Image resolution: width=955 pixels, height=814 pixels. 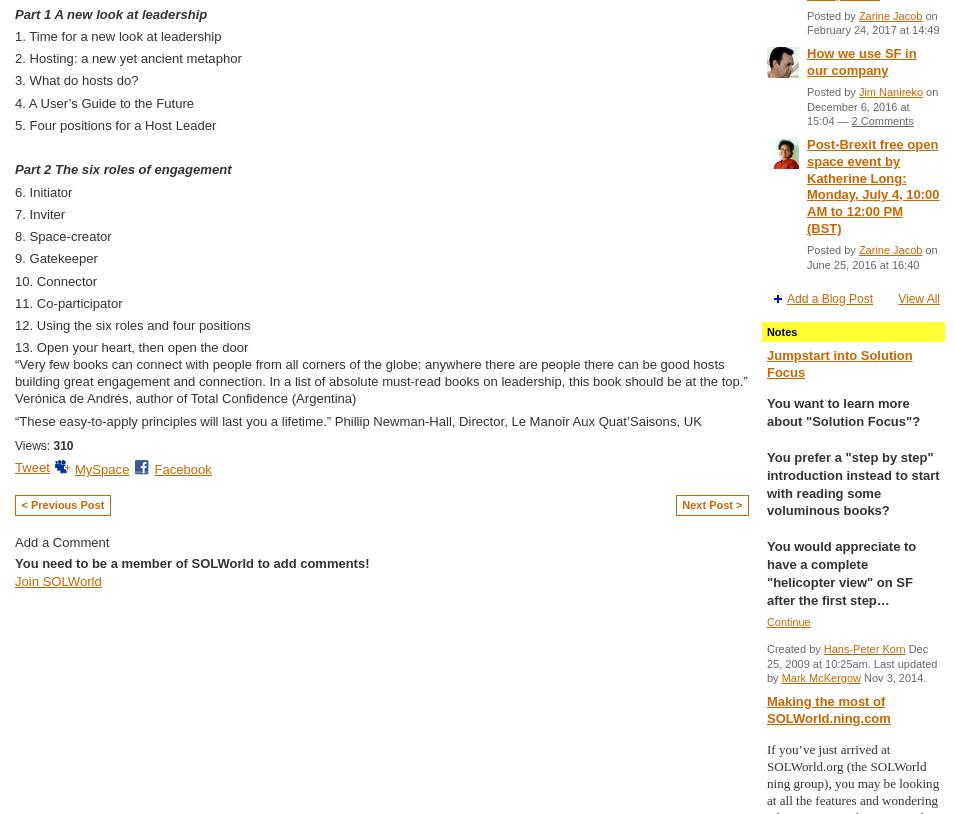 What do you see at coordinates (182, 468) in the screenshot?
I see `'Facebook'` at bounding box center [182, 468].